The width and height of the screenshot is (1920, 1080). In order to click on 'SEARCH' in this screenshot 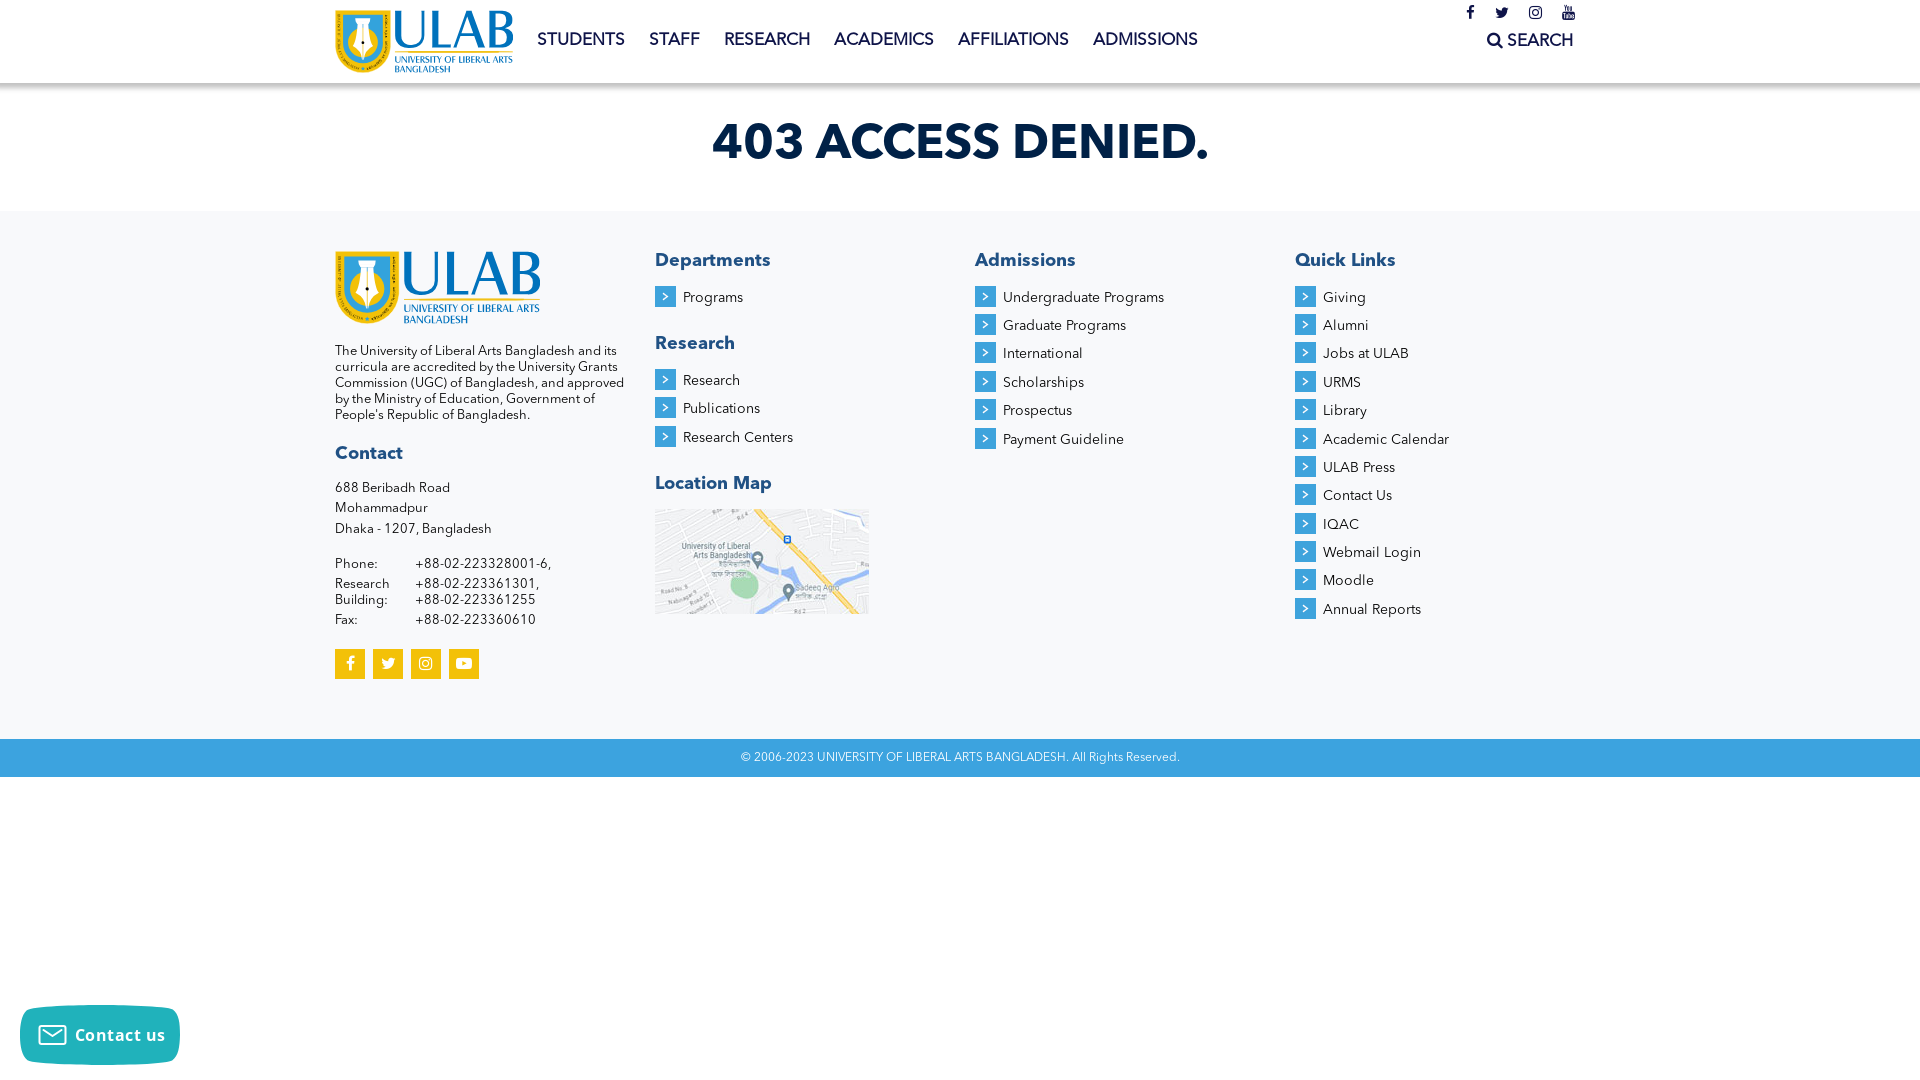, I will do `click(1487, 41)`.